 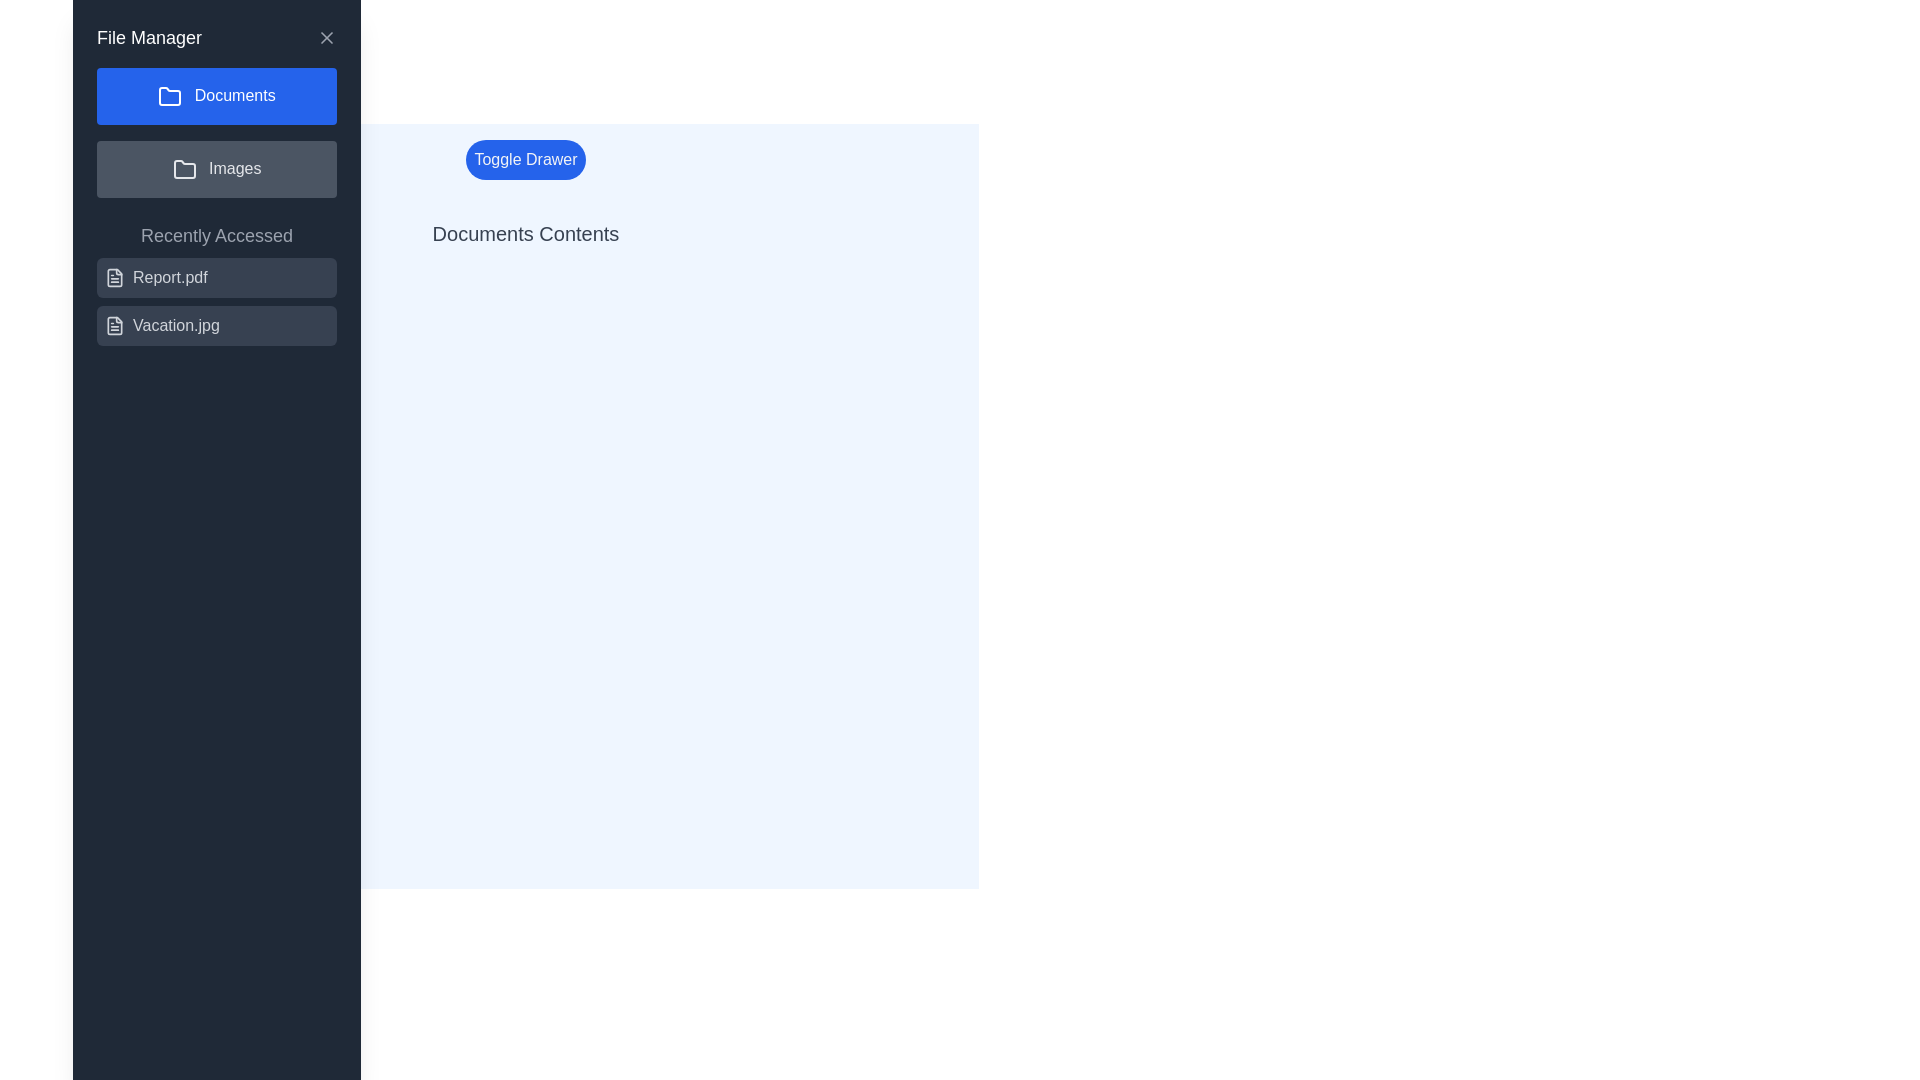 I want to click on the Text label indicating recently accessed files located in the 'File Manager' sidebar, positioned between 'Documents' and 'Report.pdf', so click(x=216, y=234).